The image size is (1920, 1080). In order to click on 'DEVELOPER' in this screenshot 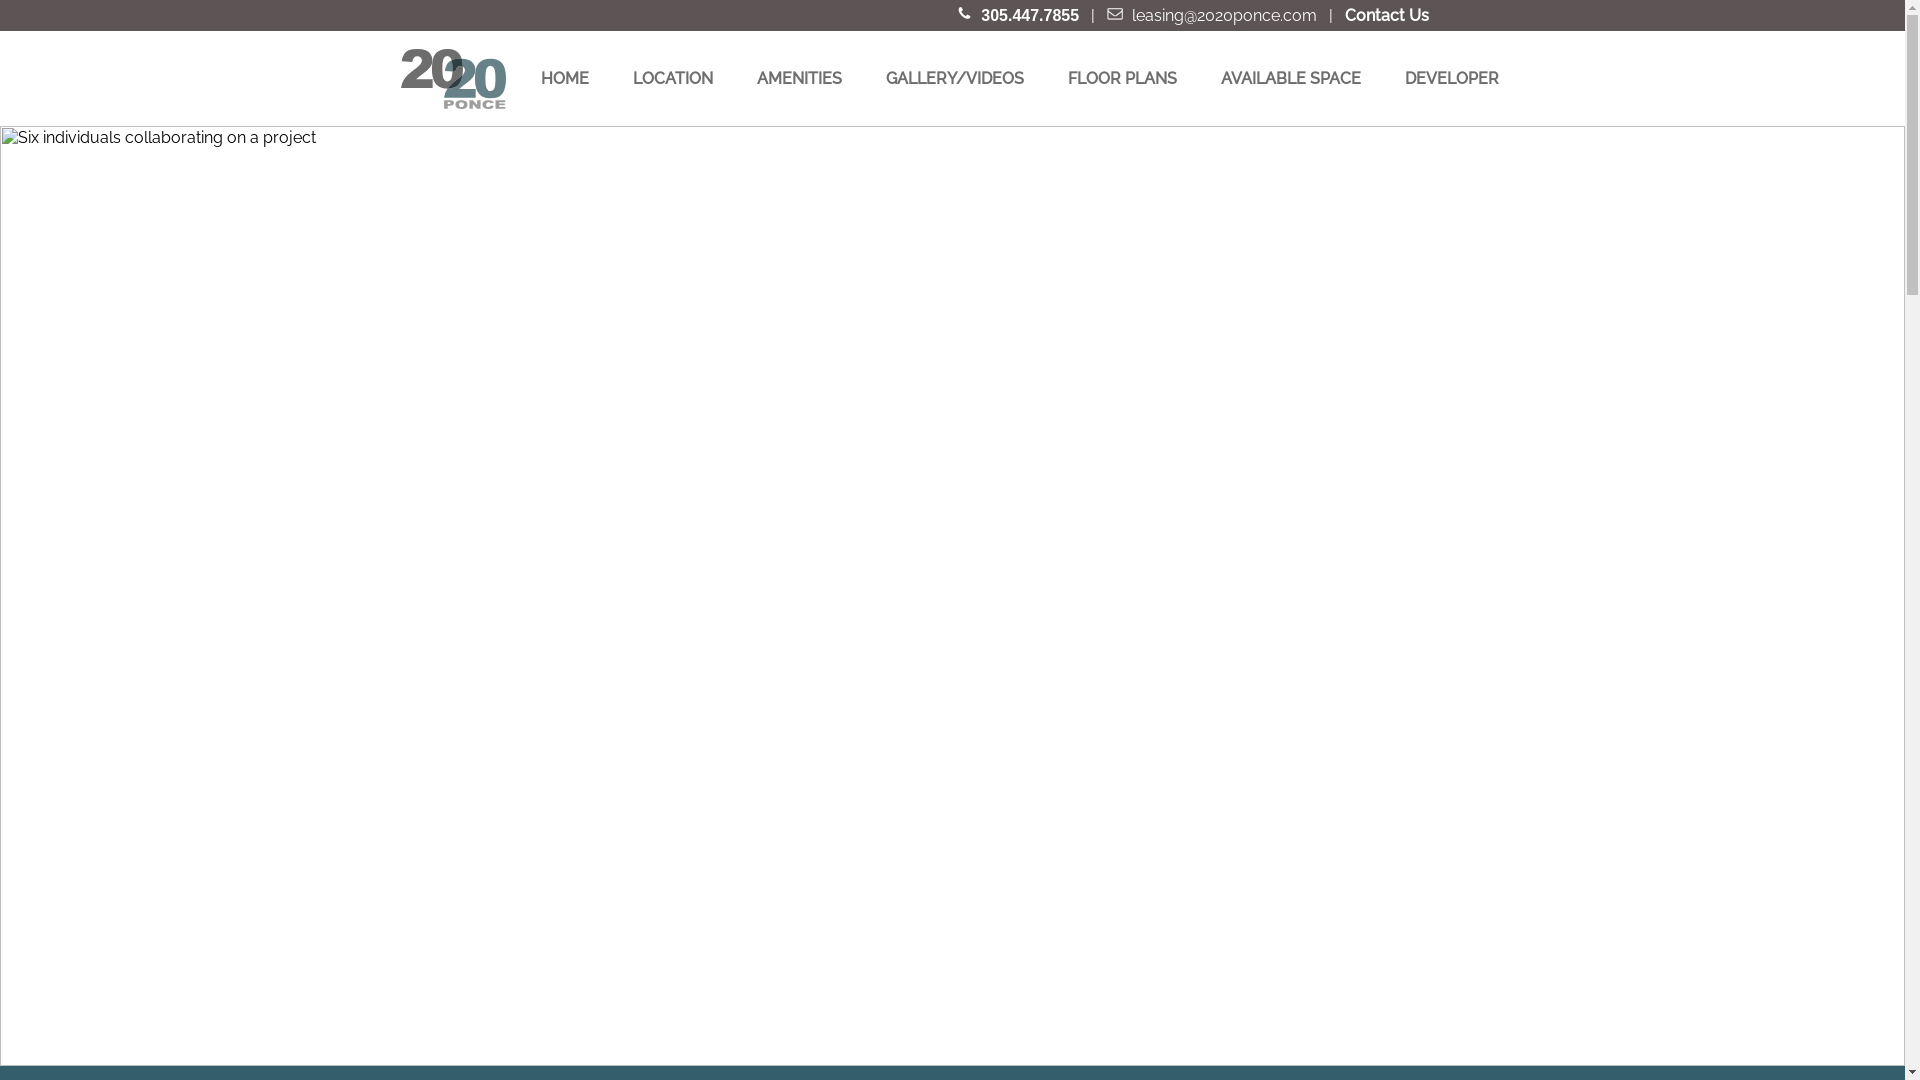, I will do `click(1452, 77)`.